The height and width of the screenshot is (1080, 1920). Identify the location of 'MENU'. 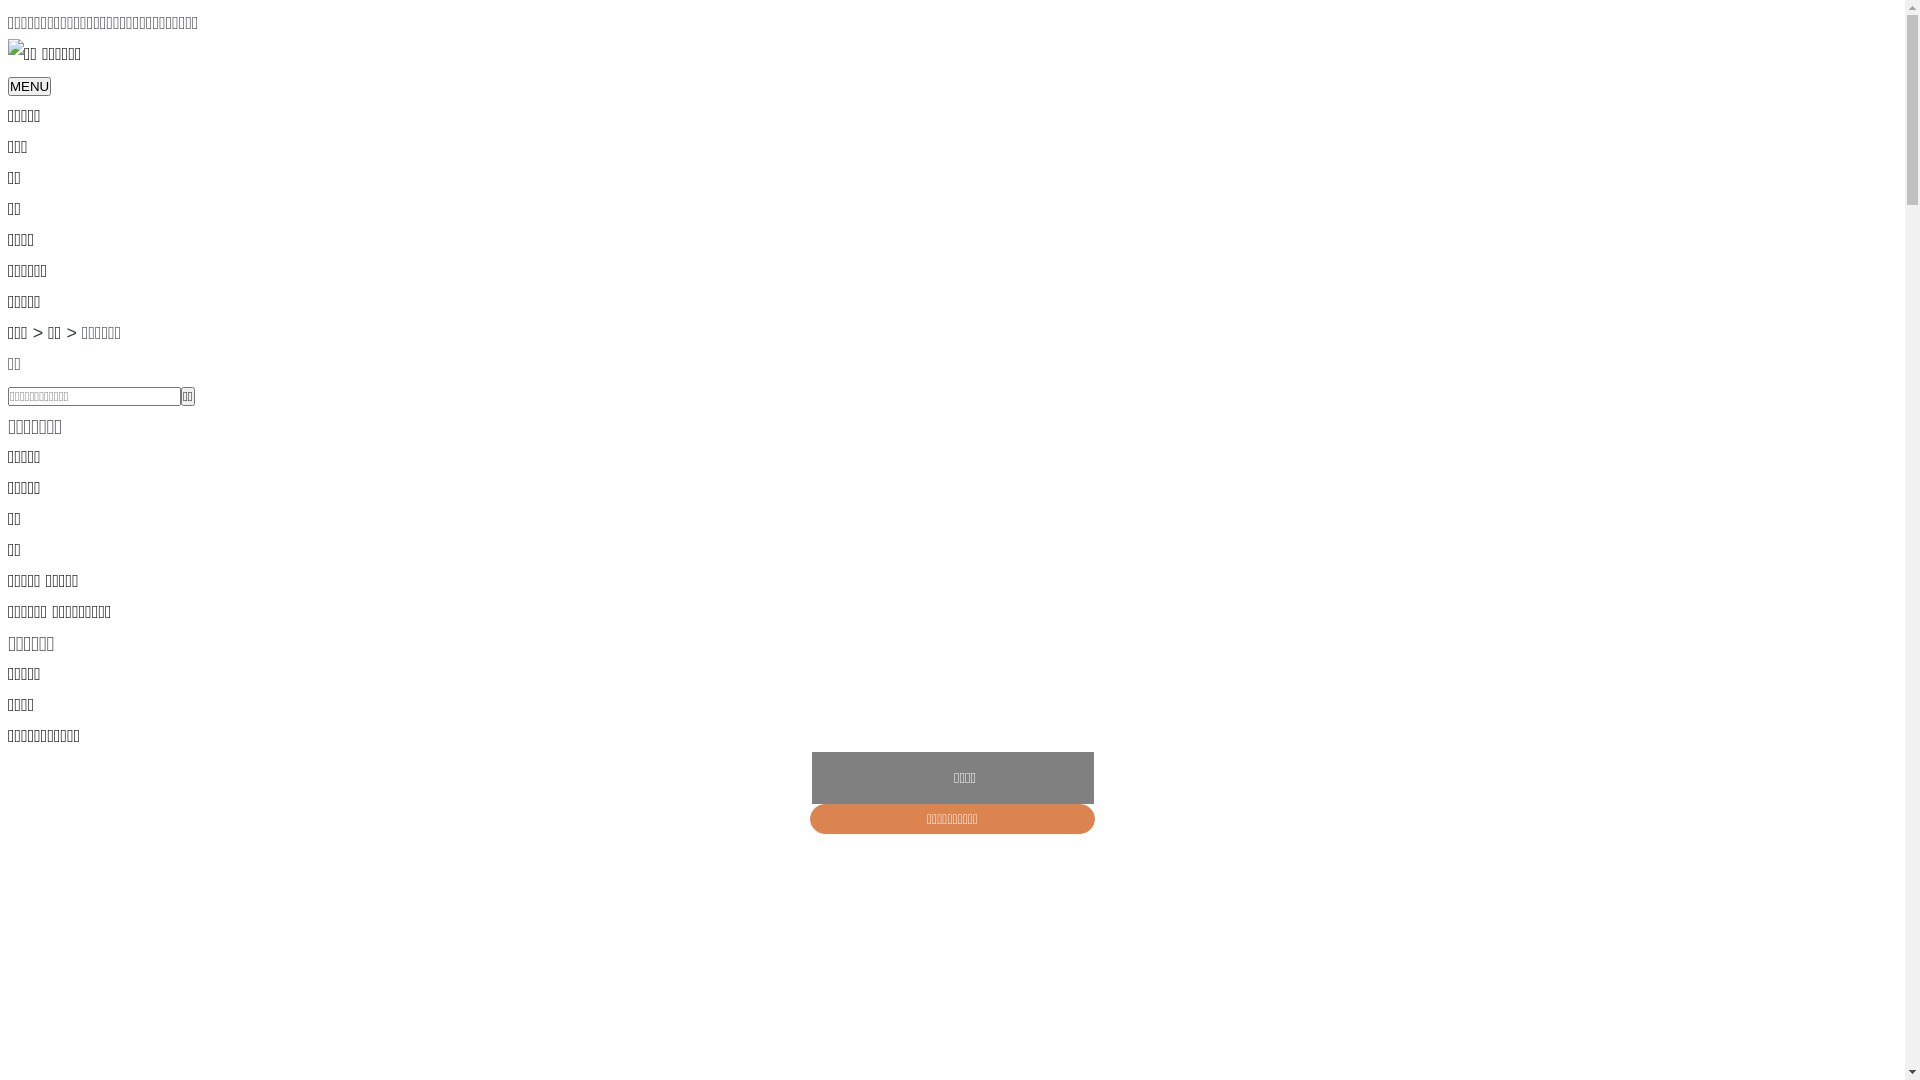
(29, 85).